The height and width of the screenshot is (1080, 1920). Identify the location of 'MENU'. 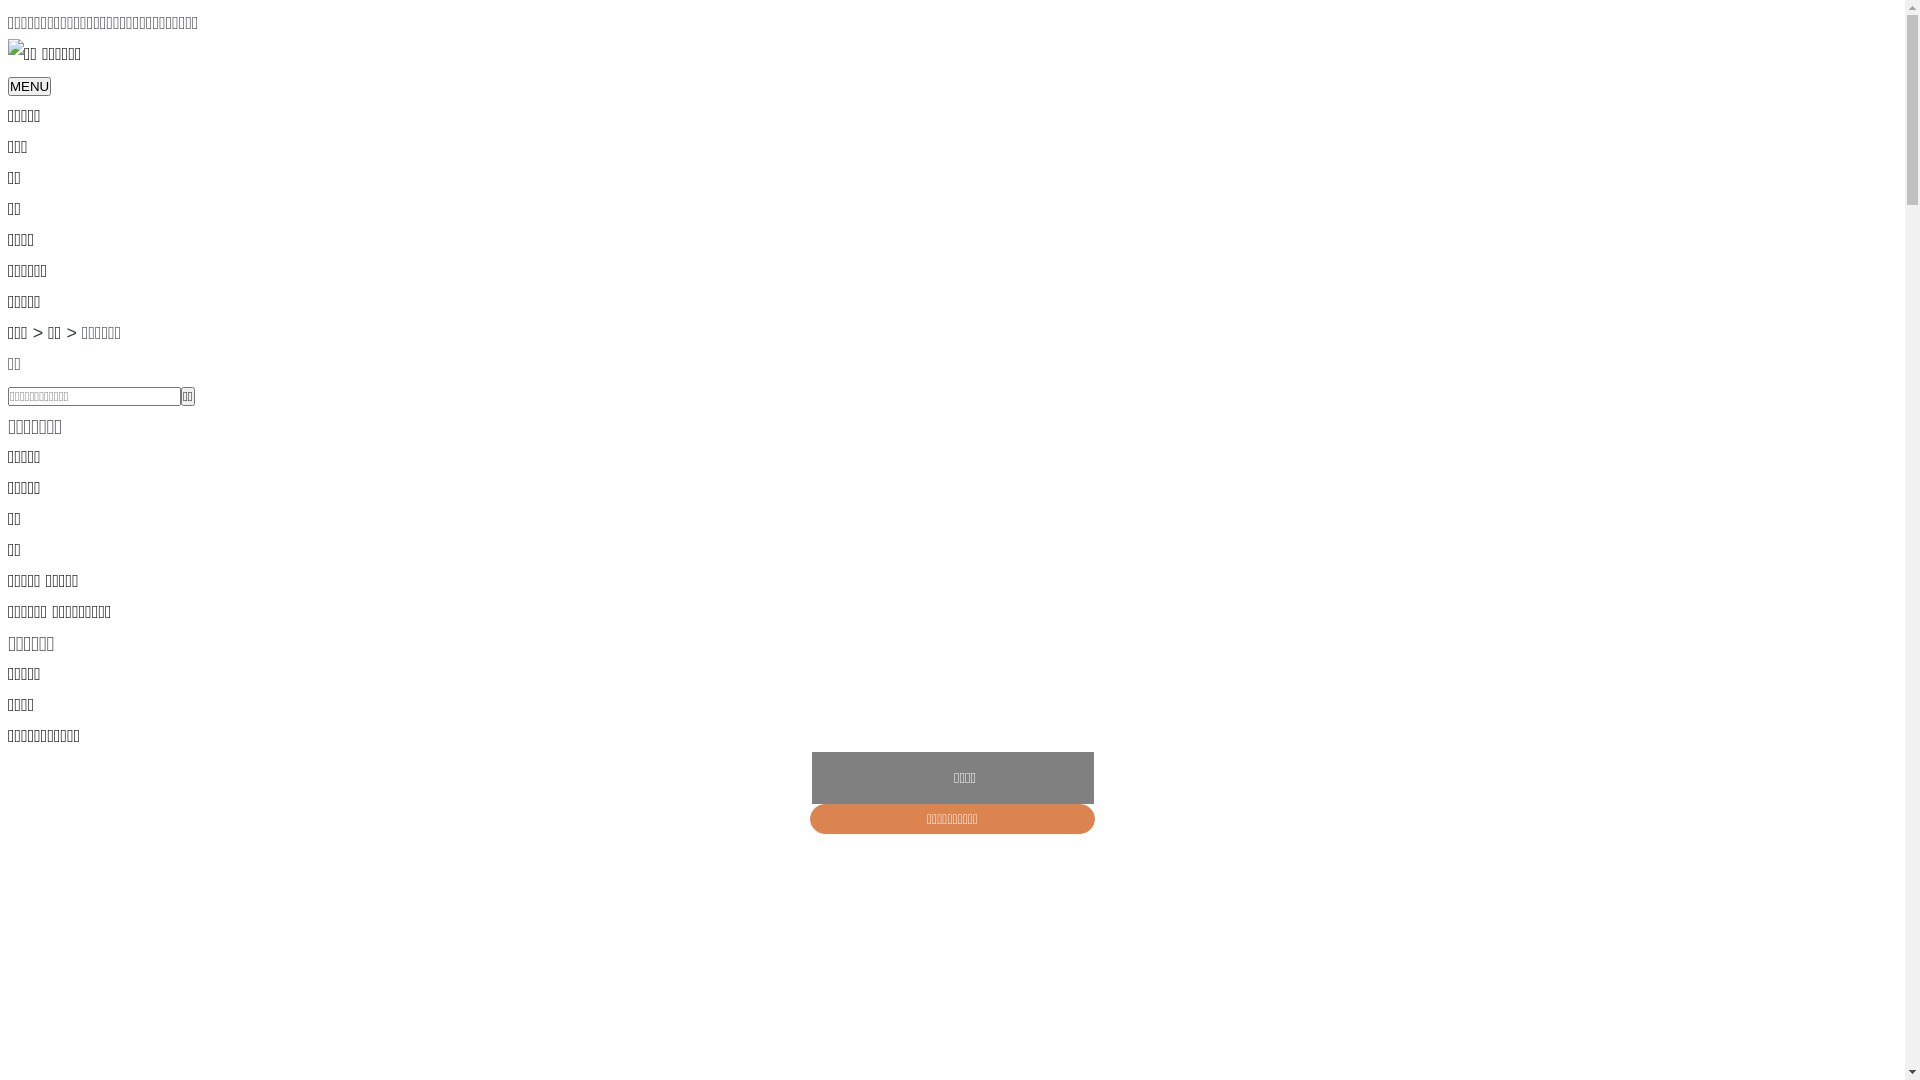
(29, 85).